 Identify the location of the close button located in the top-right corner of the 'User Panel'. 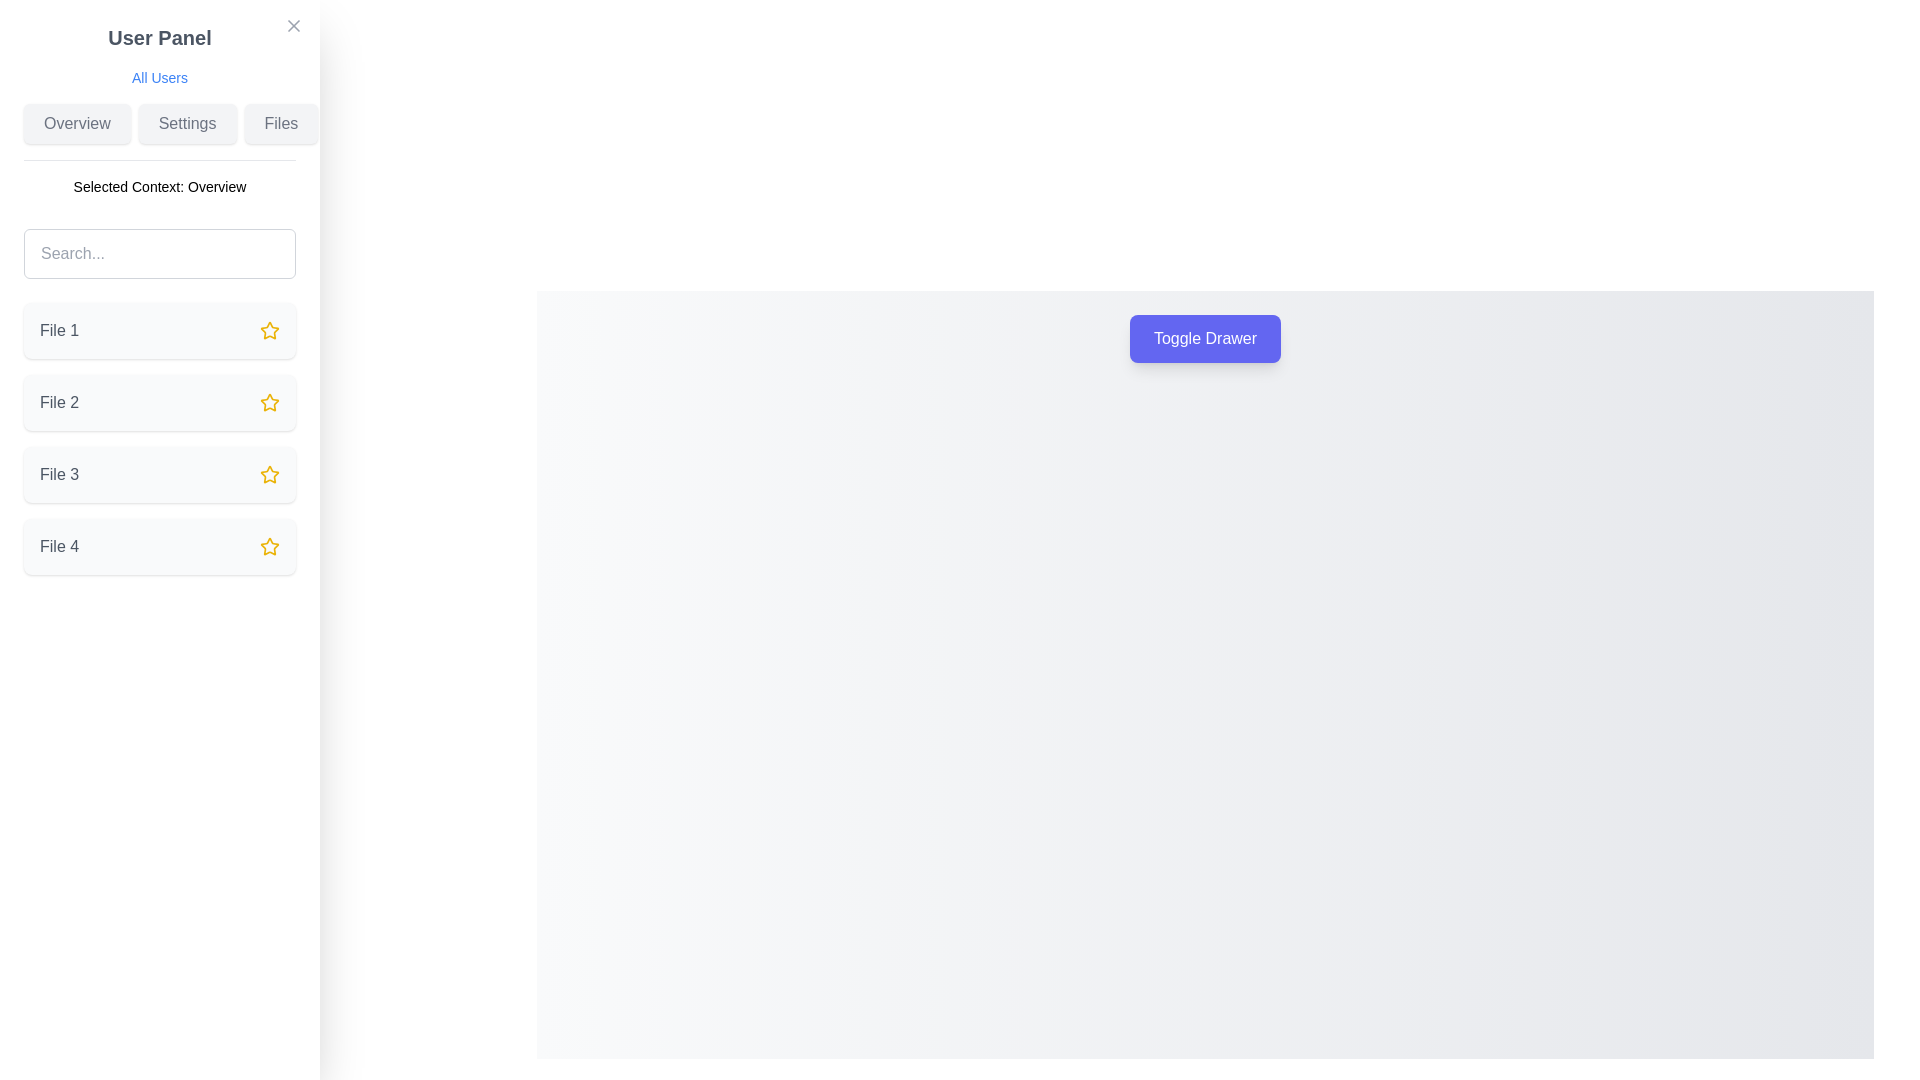
(292, 26).